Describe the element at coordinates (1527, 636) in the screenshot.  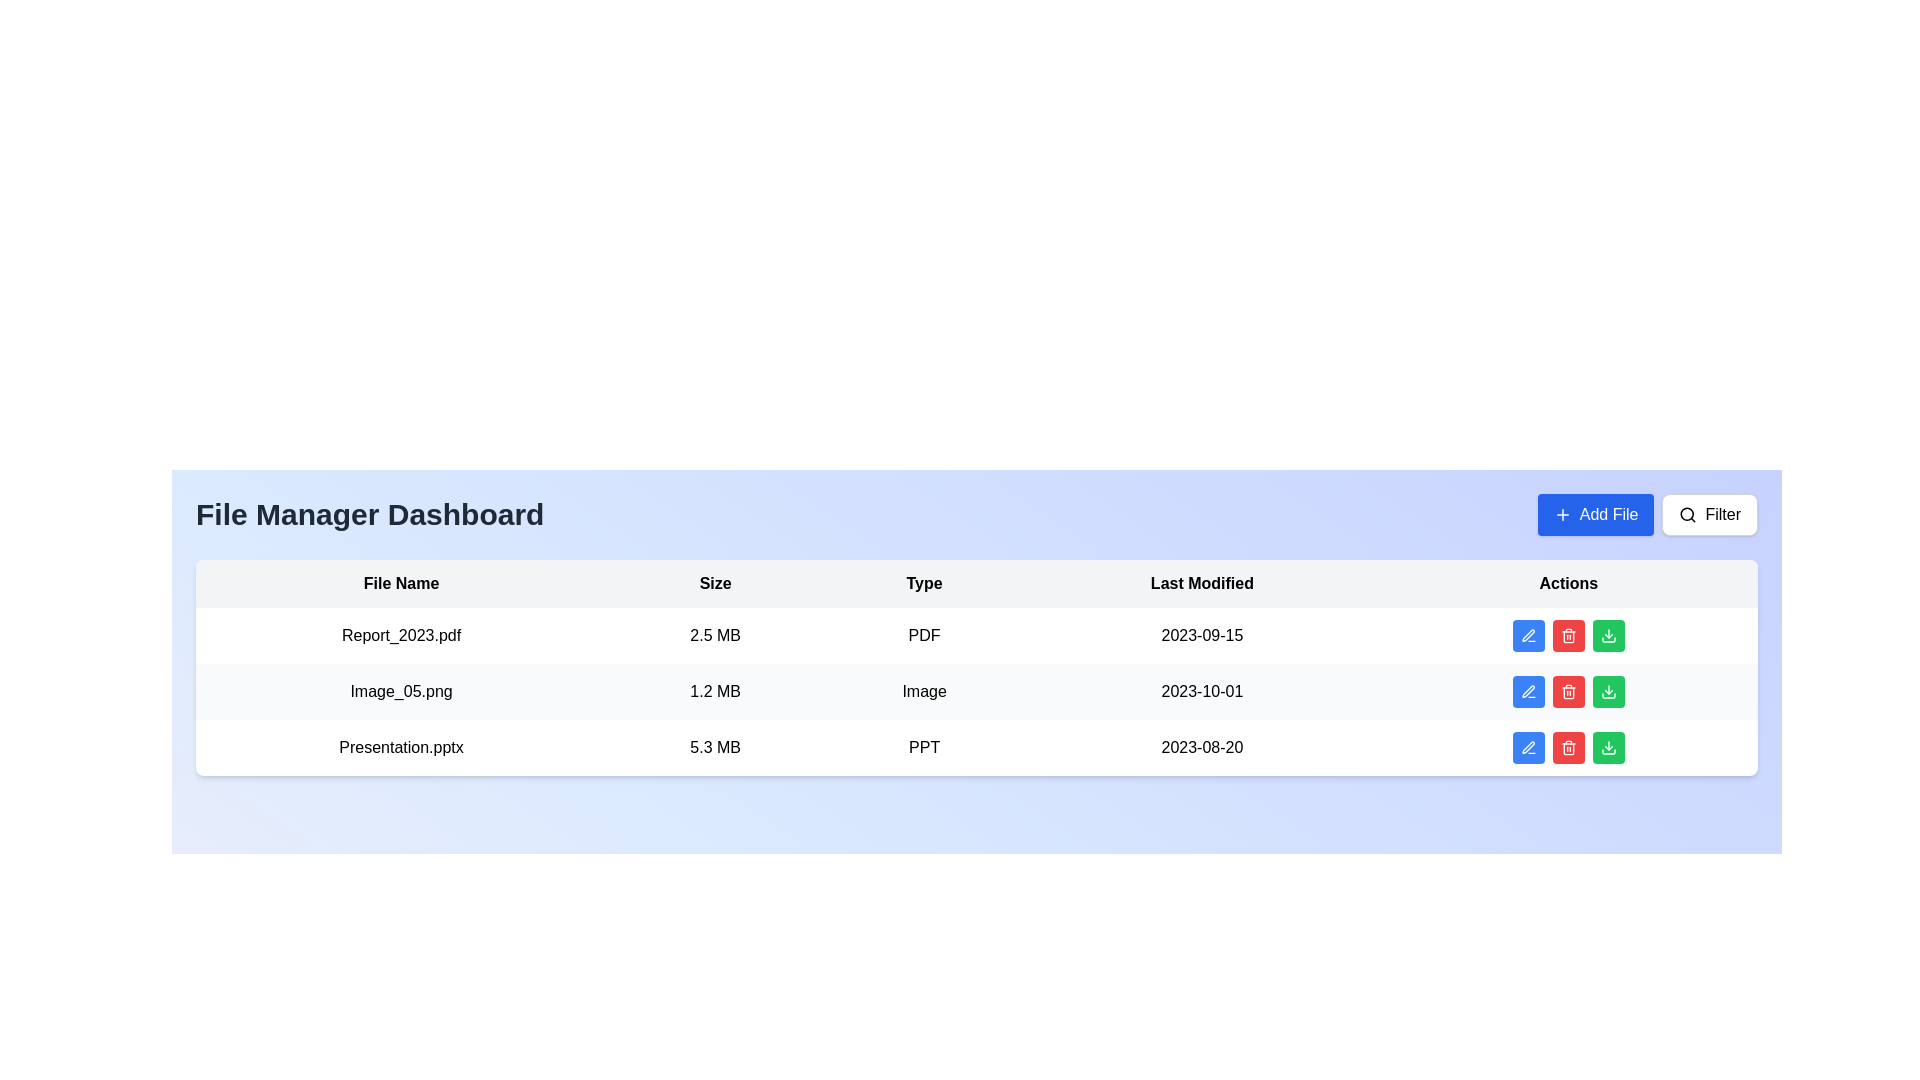
I see `the small blue button with a white pen icon in the 'Actions' column for the file 'Report_2023.pdf'` at that location.